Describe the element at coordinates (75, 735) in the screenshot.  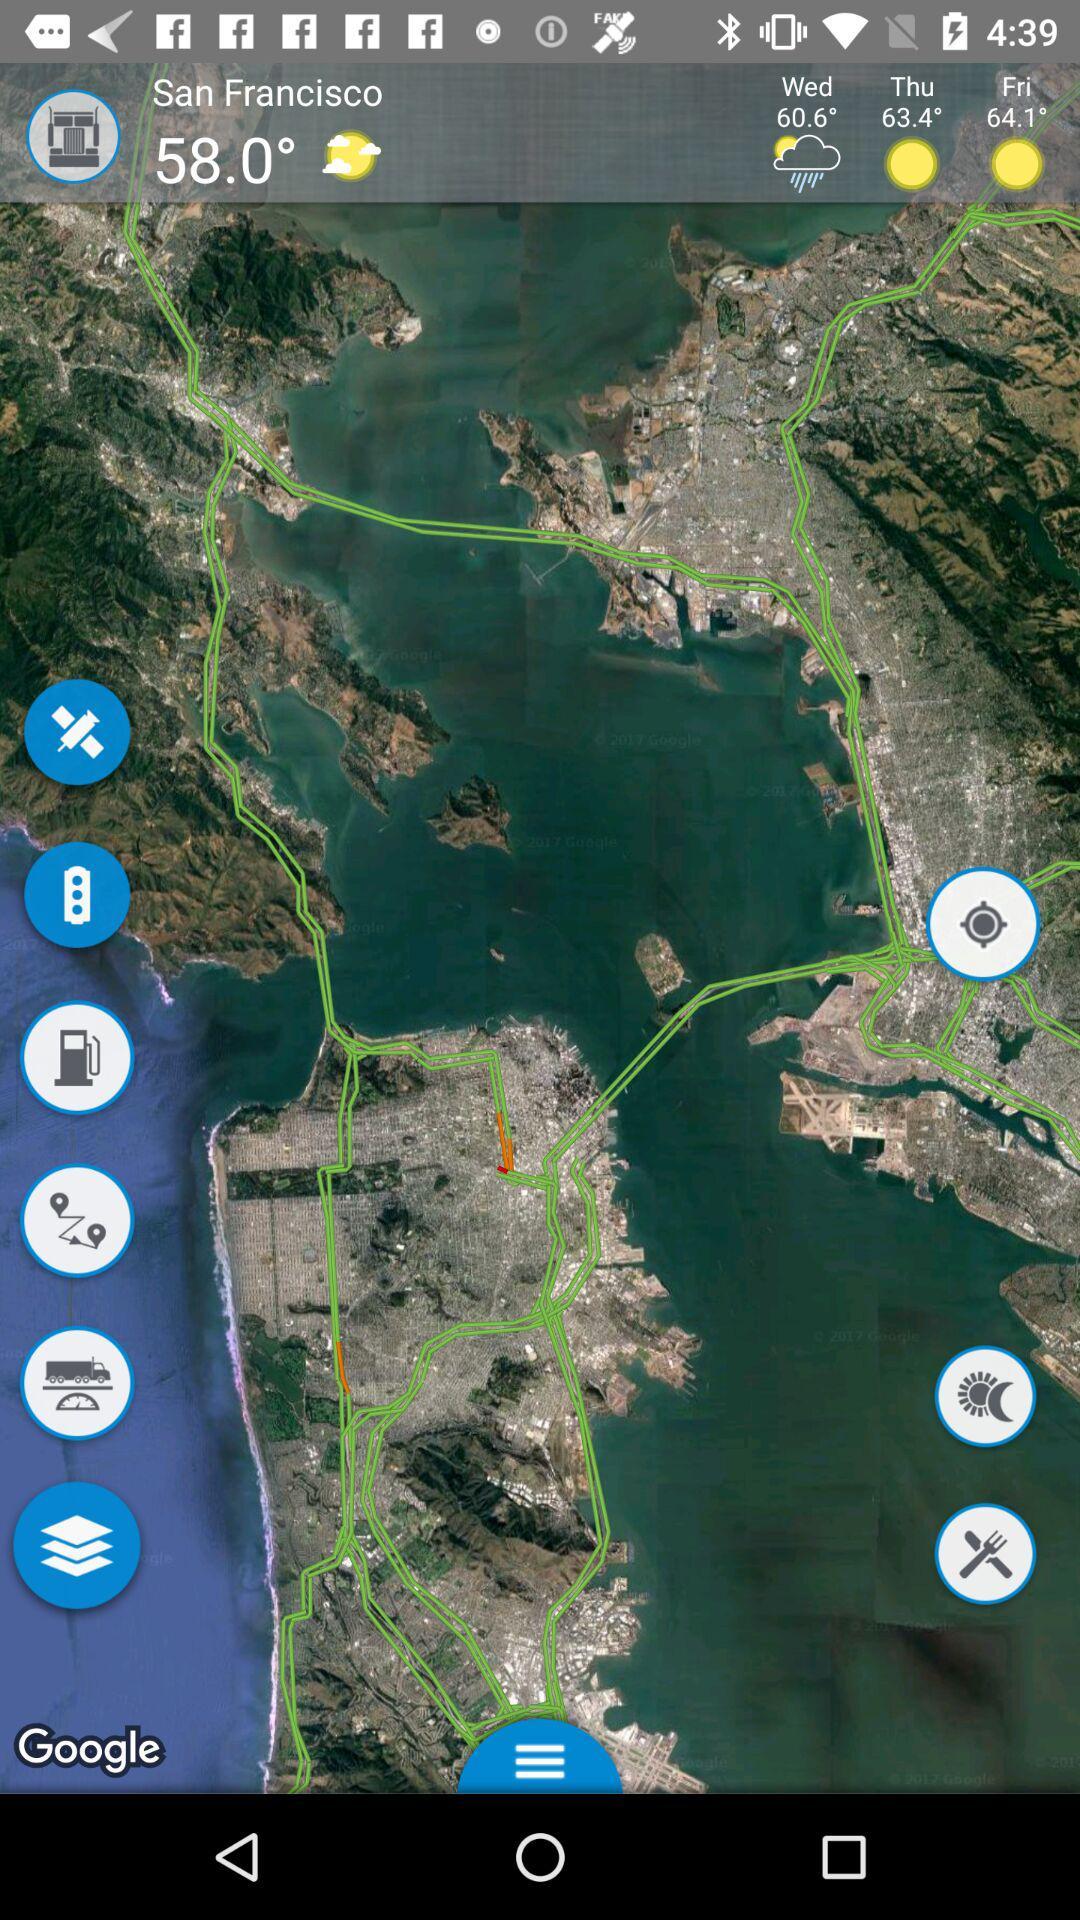
I see `the close icon` at that location.